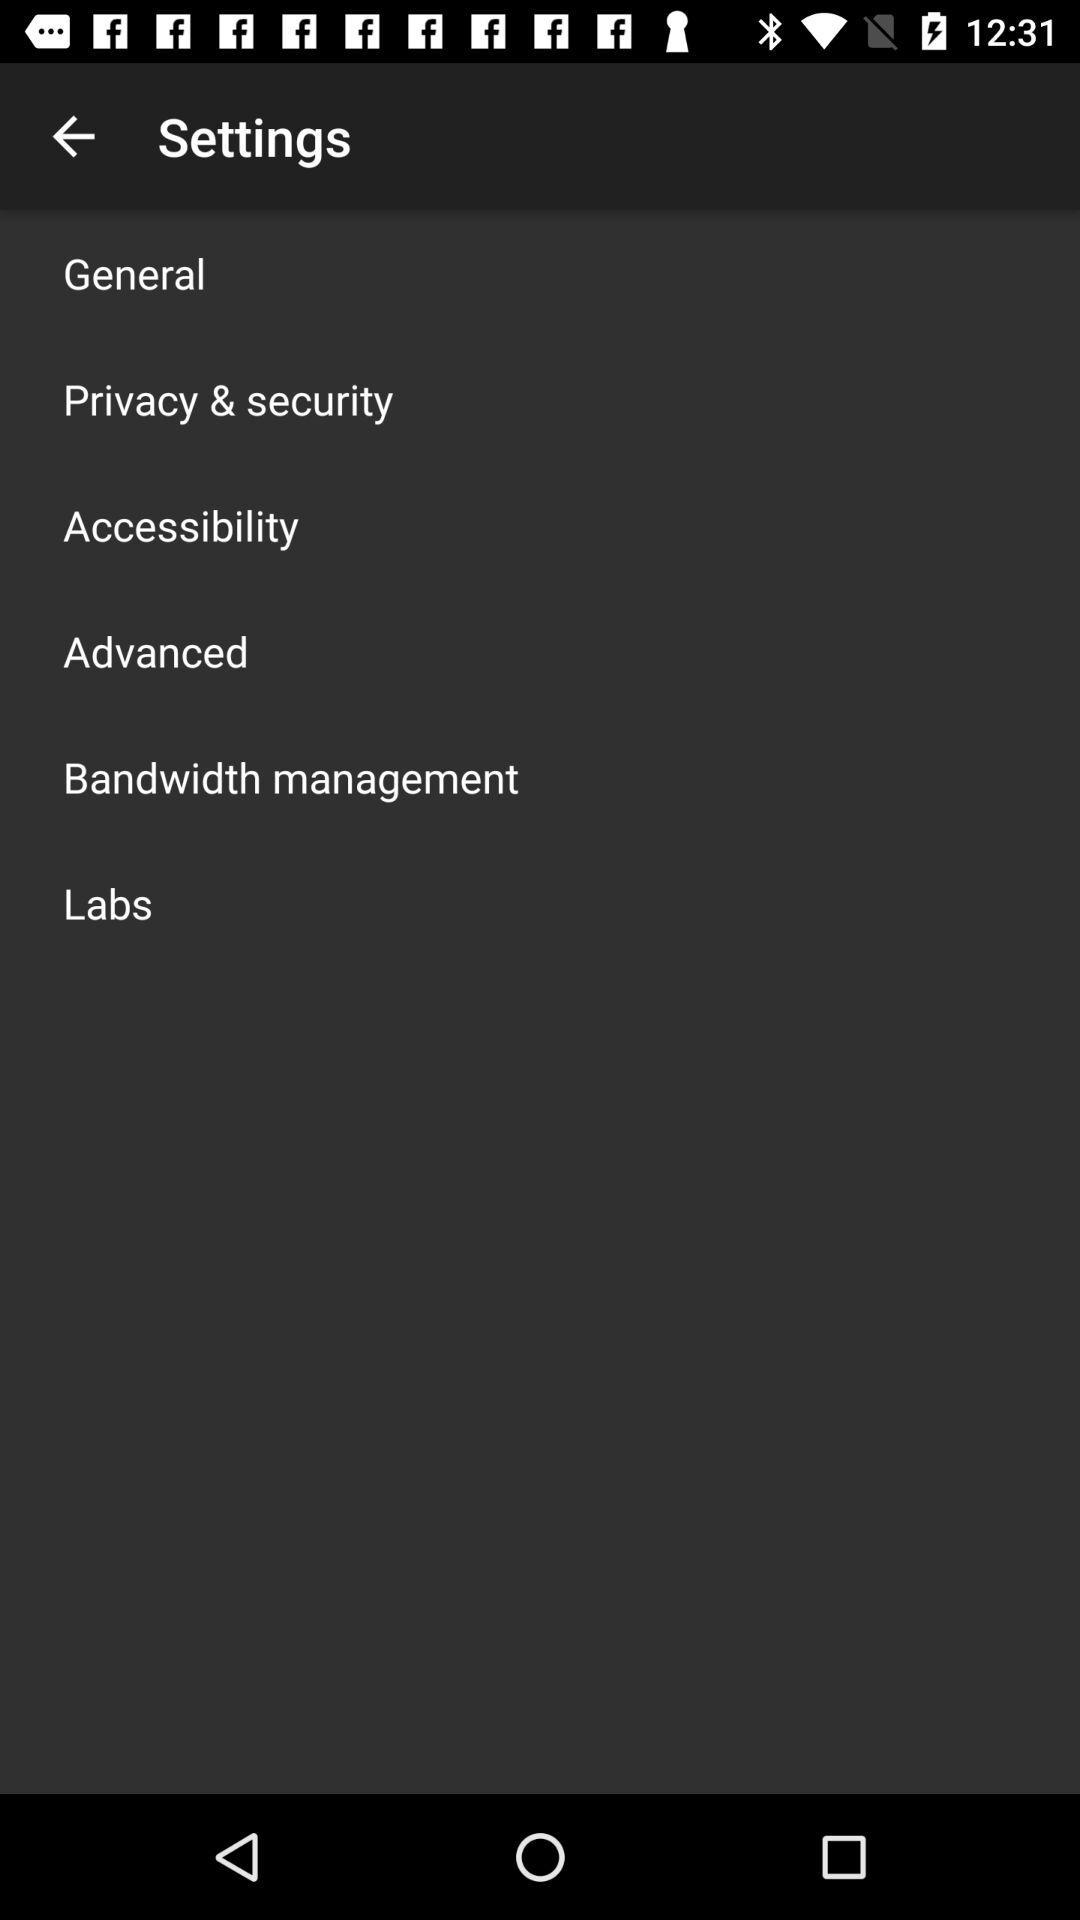 The image size is (1080, 1920). I want to click on the advanced app, so click(154, 651).